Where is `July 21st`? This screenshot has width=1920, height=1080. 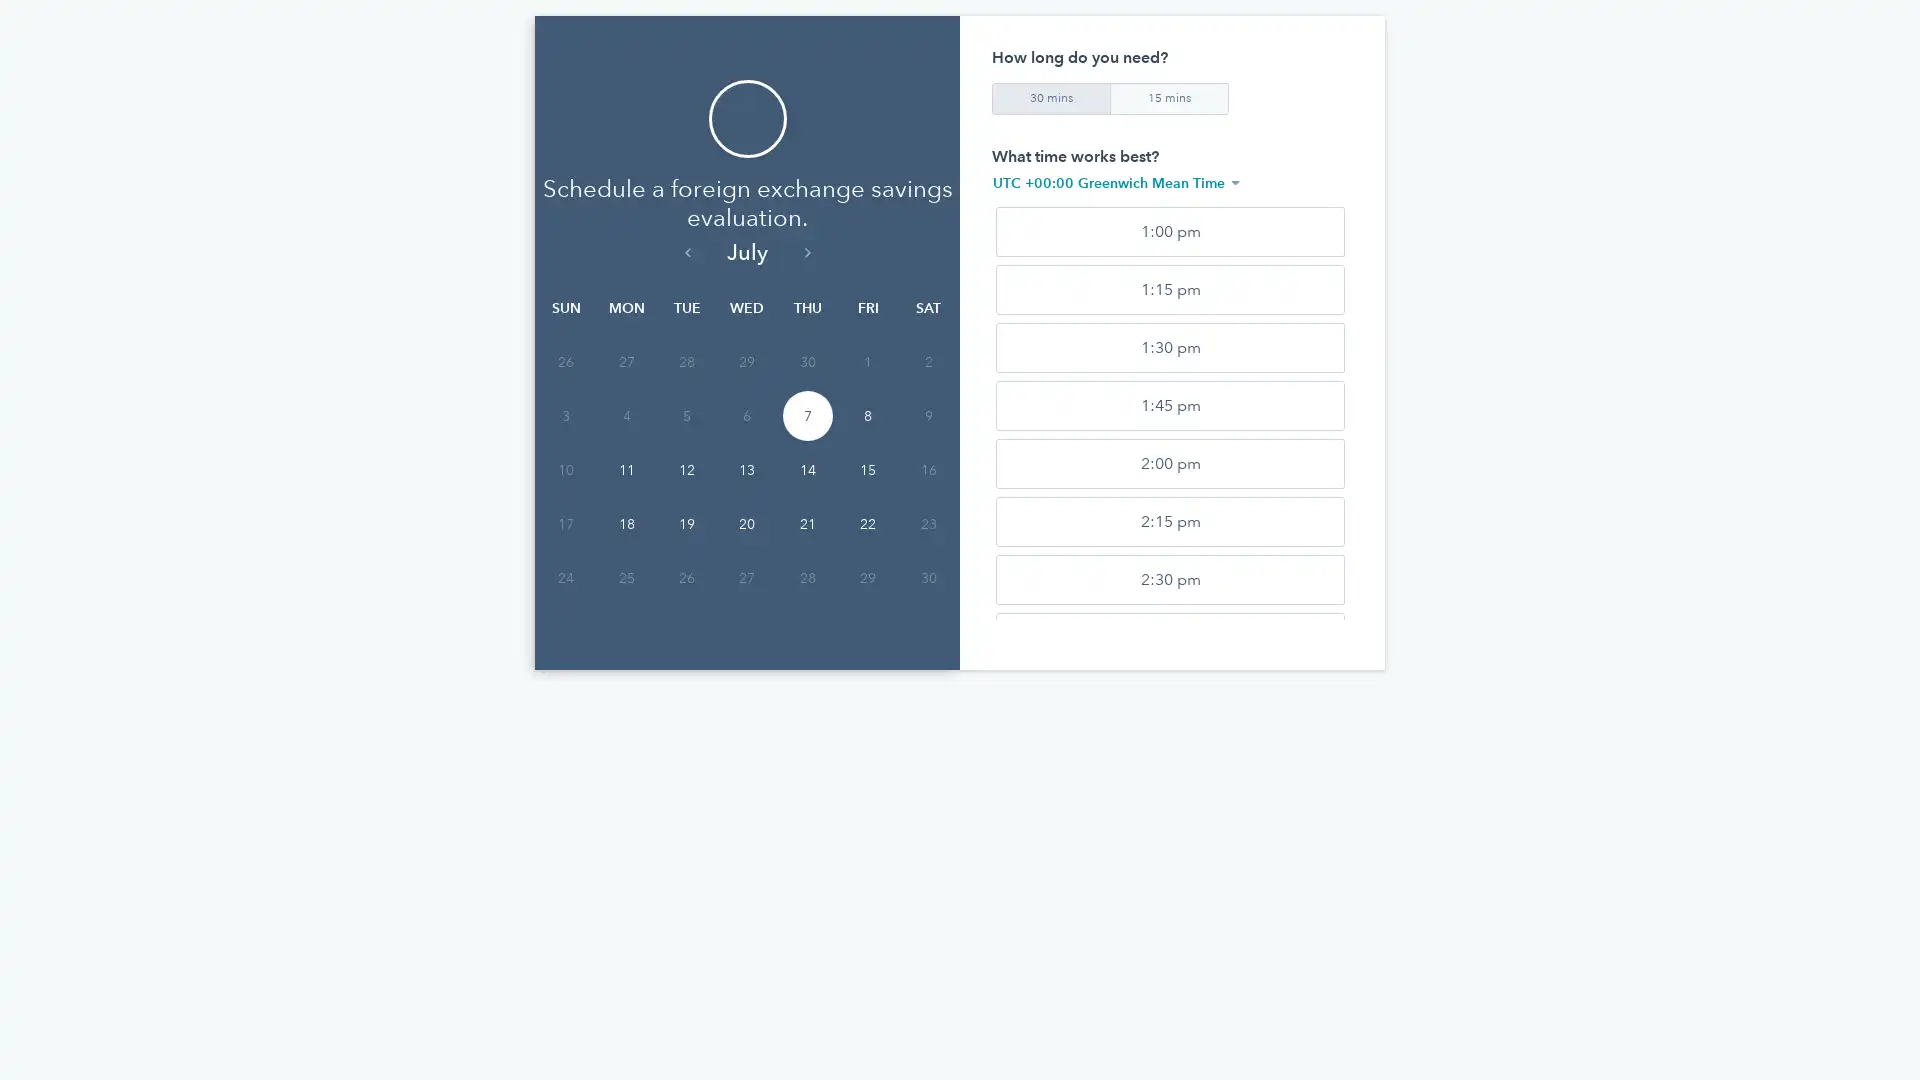 July 21st is located at coordinates (806, 523).